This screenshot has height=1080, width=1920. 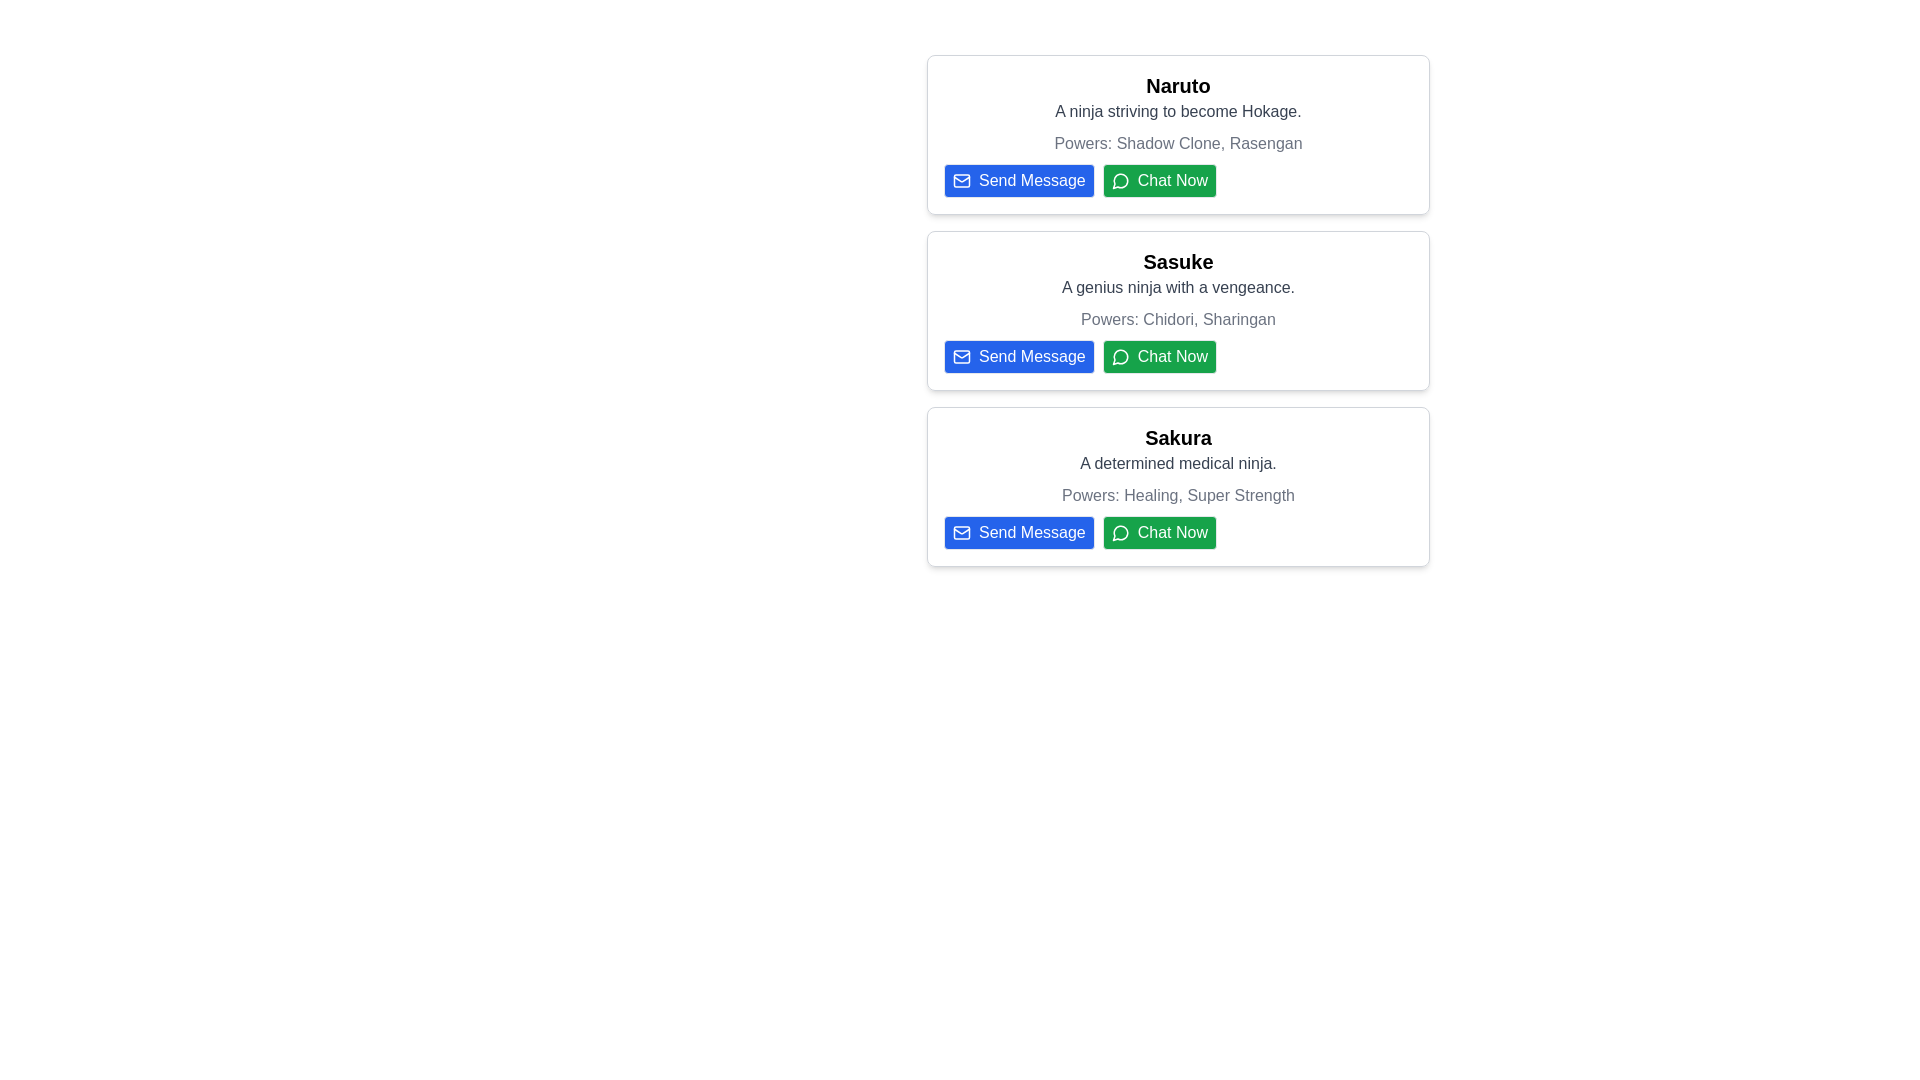 I want to click on the speech bubble icon with a green background located inside the 'Chat Now' button to initiate a chat, so click(x=1120, y=356).